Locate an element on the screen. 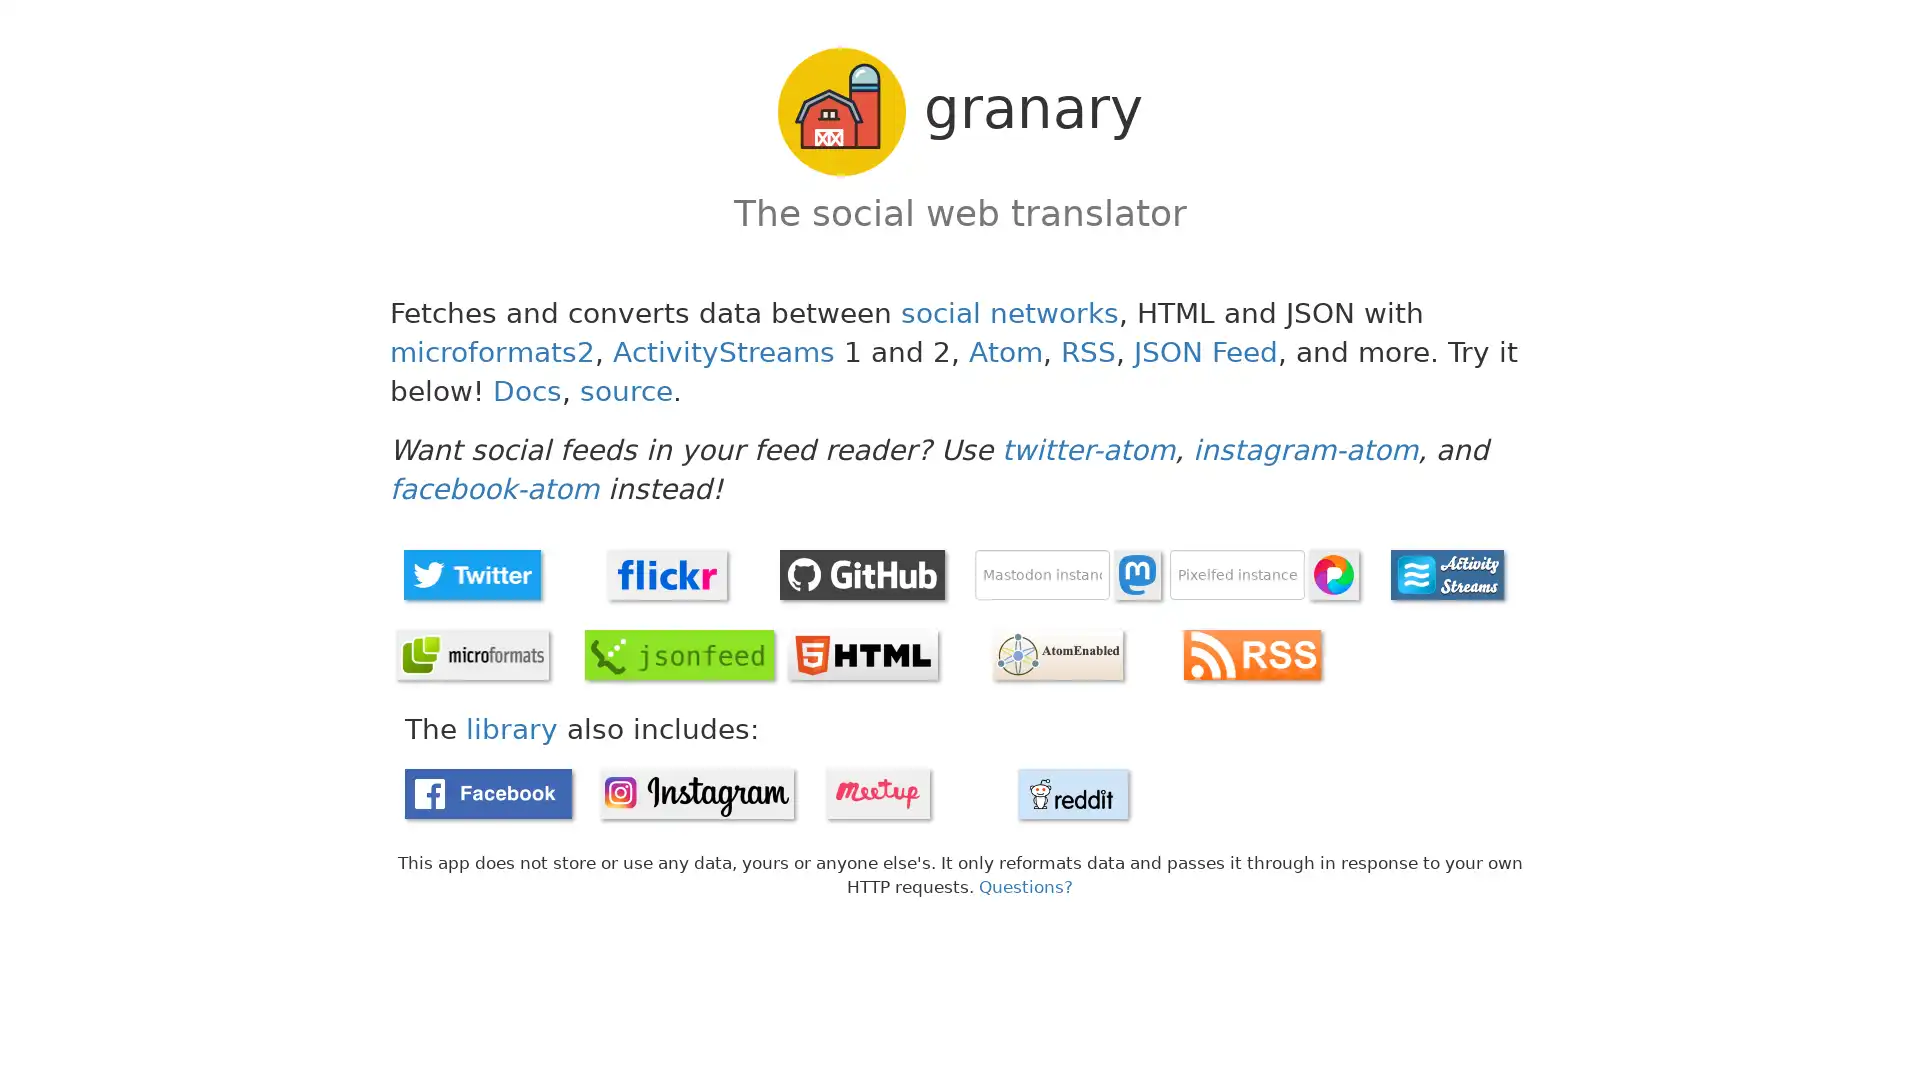 This screenshot has height=1080, width=1920. RSS is located at coordinates (1251, 654).